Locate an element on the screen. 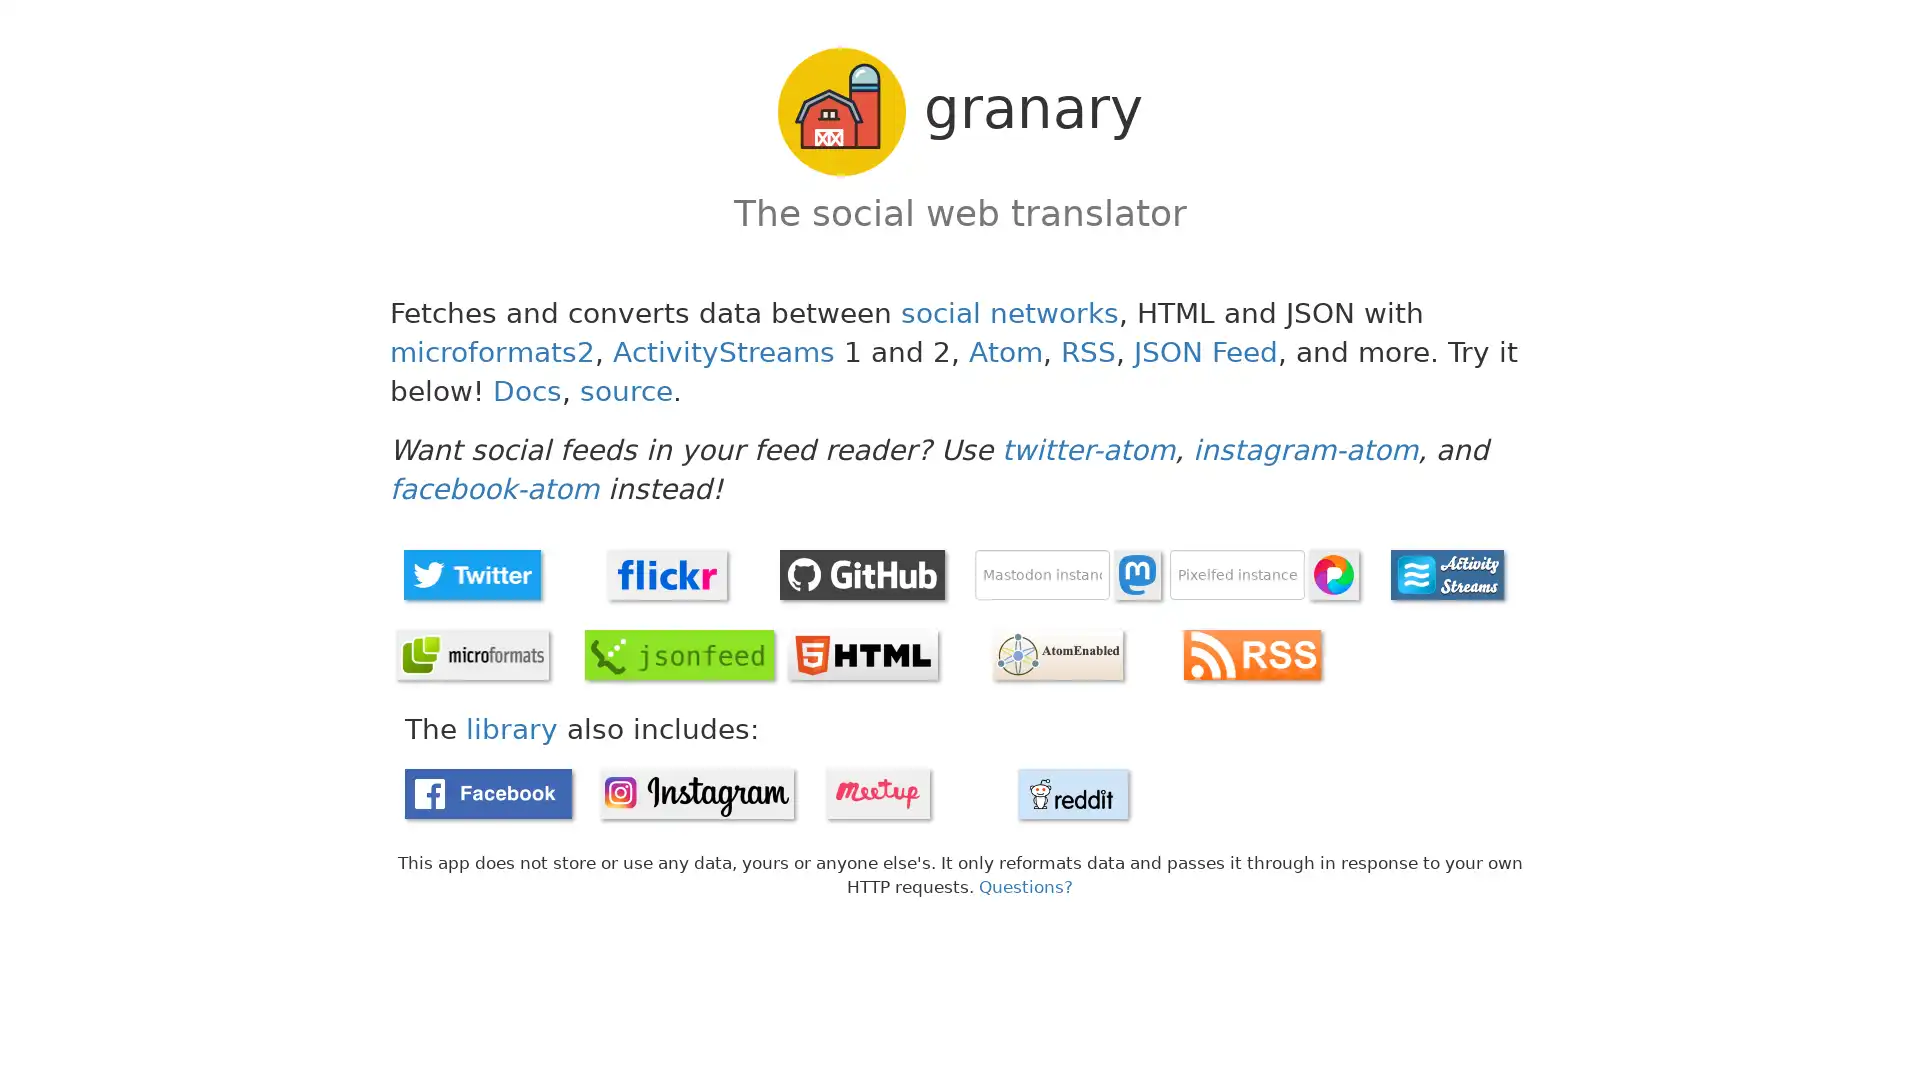 This screenshot has height=1080, width=1920. RSS is located at coordinates (1251, 654).